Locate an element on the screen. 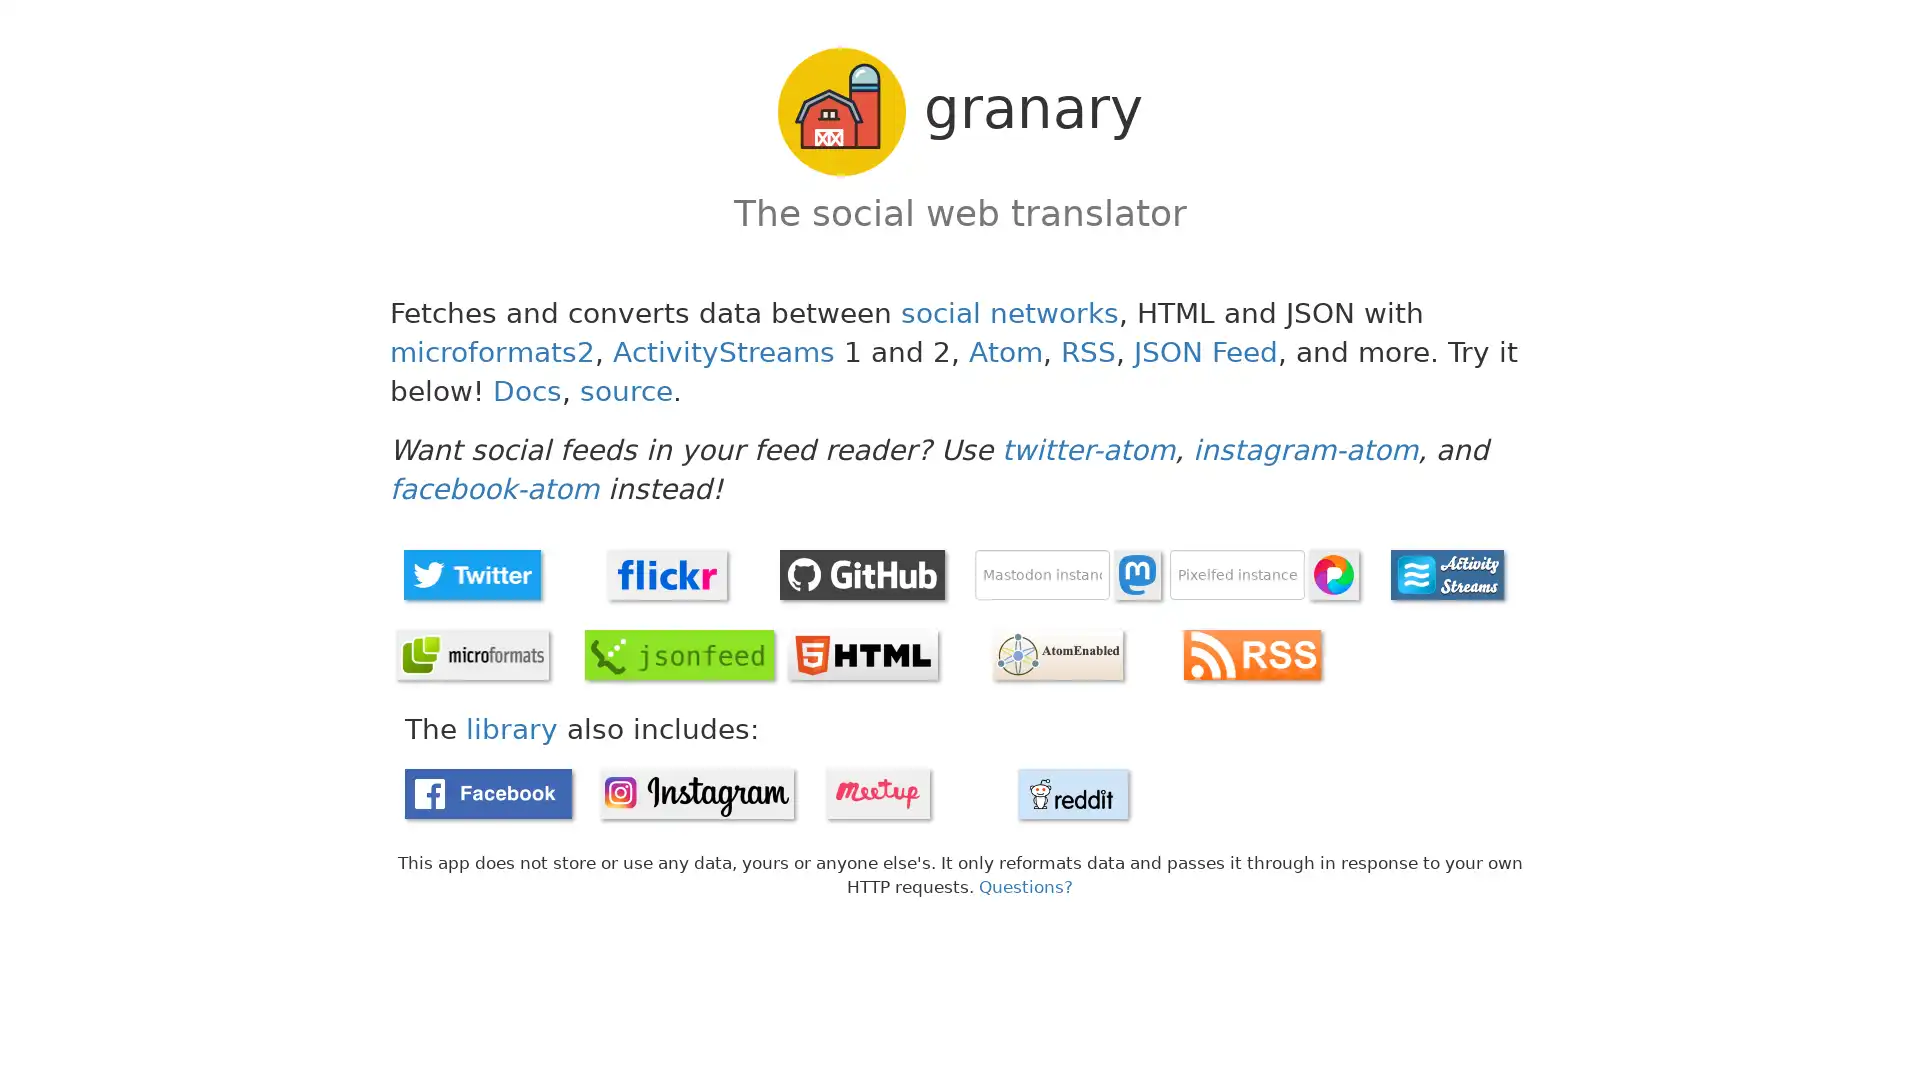 This screenshot has height=1080, width=1920. RSS is located at coordinates (1251, 654).